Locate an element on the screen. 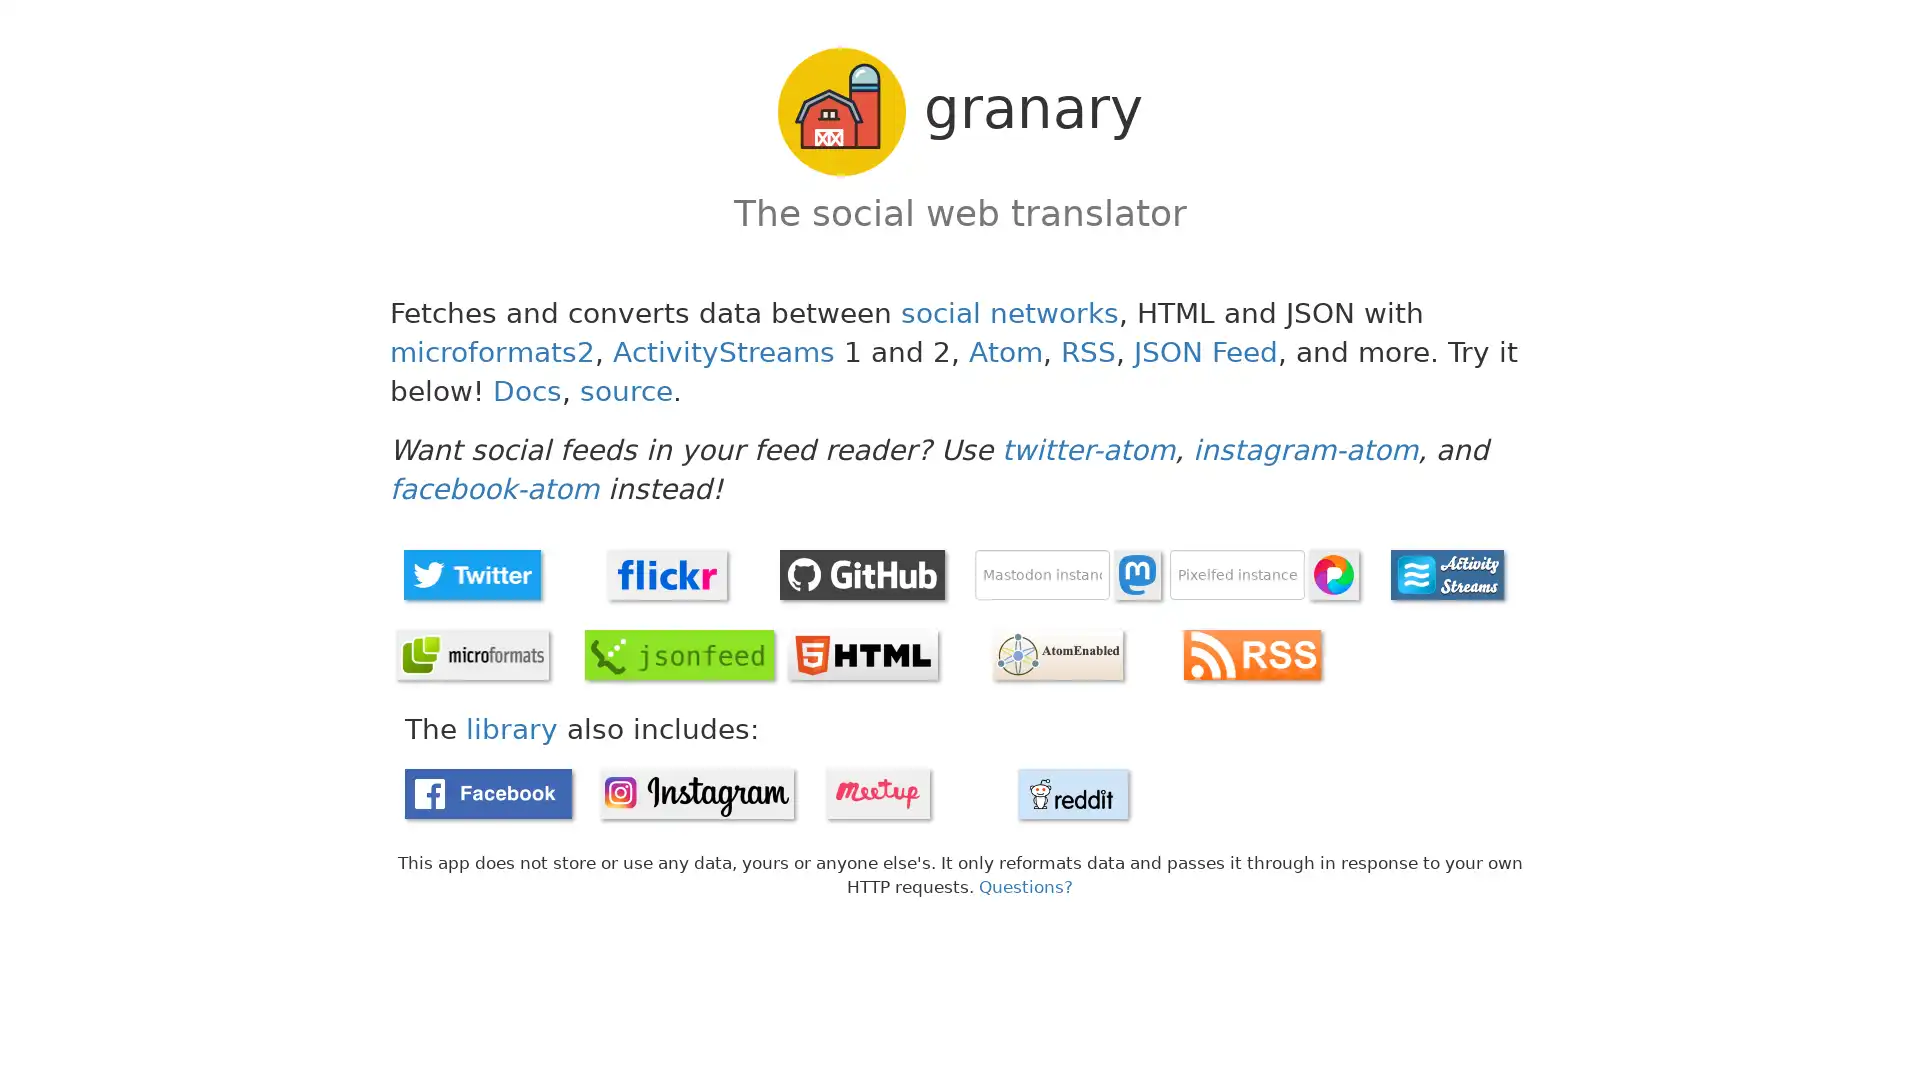 This screenshot has height=1080, width=1920. RSS is located at coordinates (1251, 654).